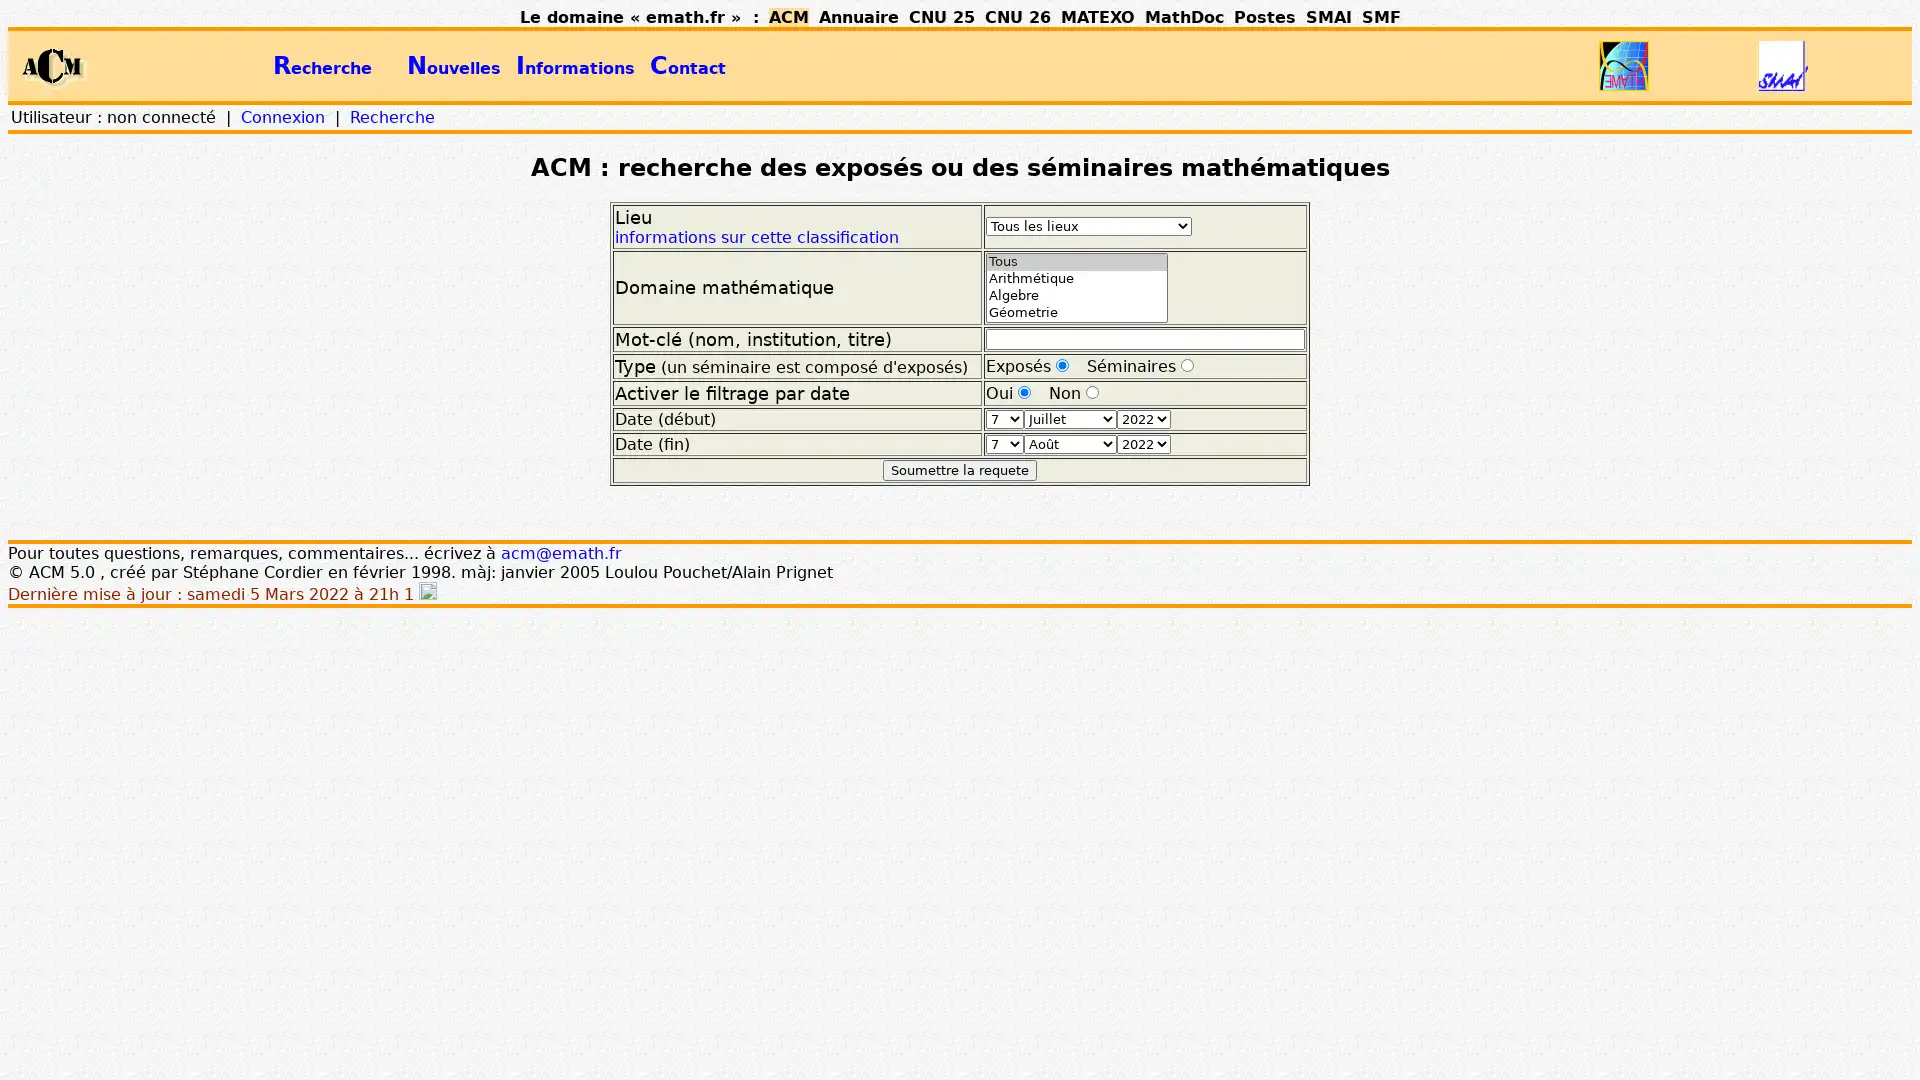 The height and width of the screenshot is (1080, 1920). Describe the element at coordinates (960, 469) in the screenshot. I see `Soumettre la requete` at that location.